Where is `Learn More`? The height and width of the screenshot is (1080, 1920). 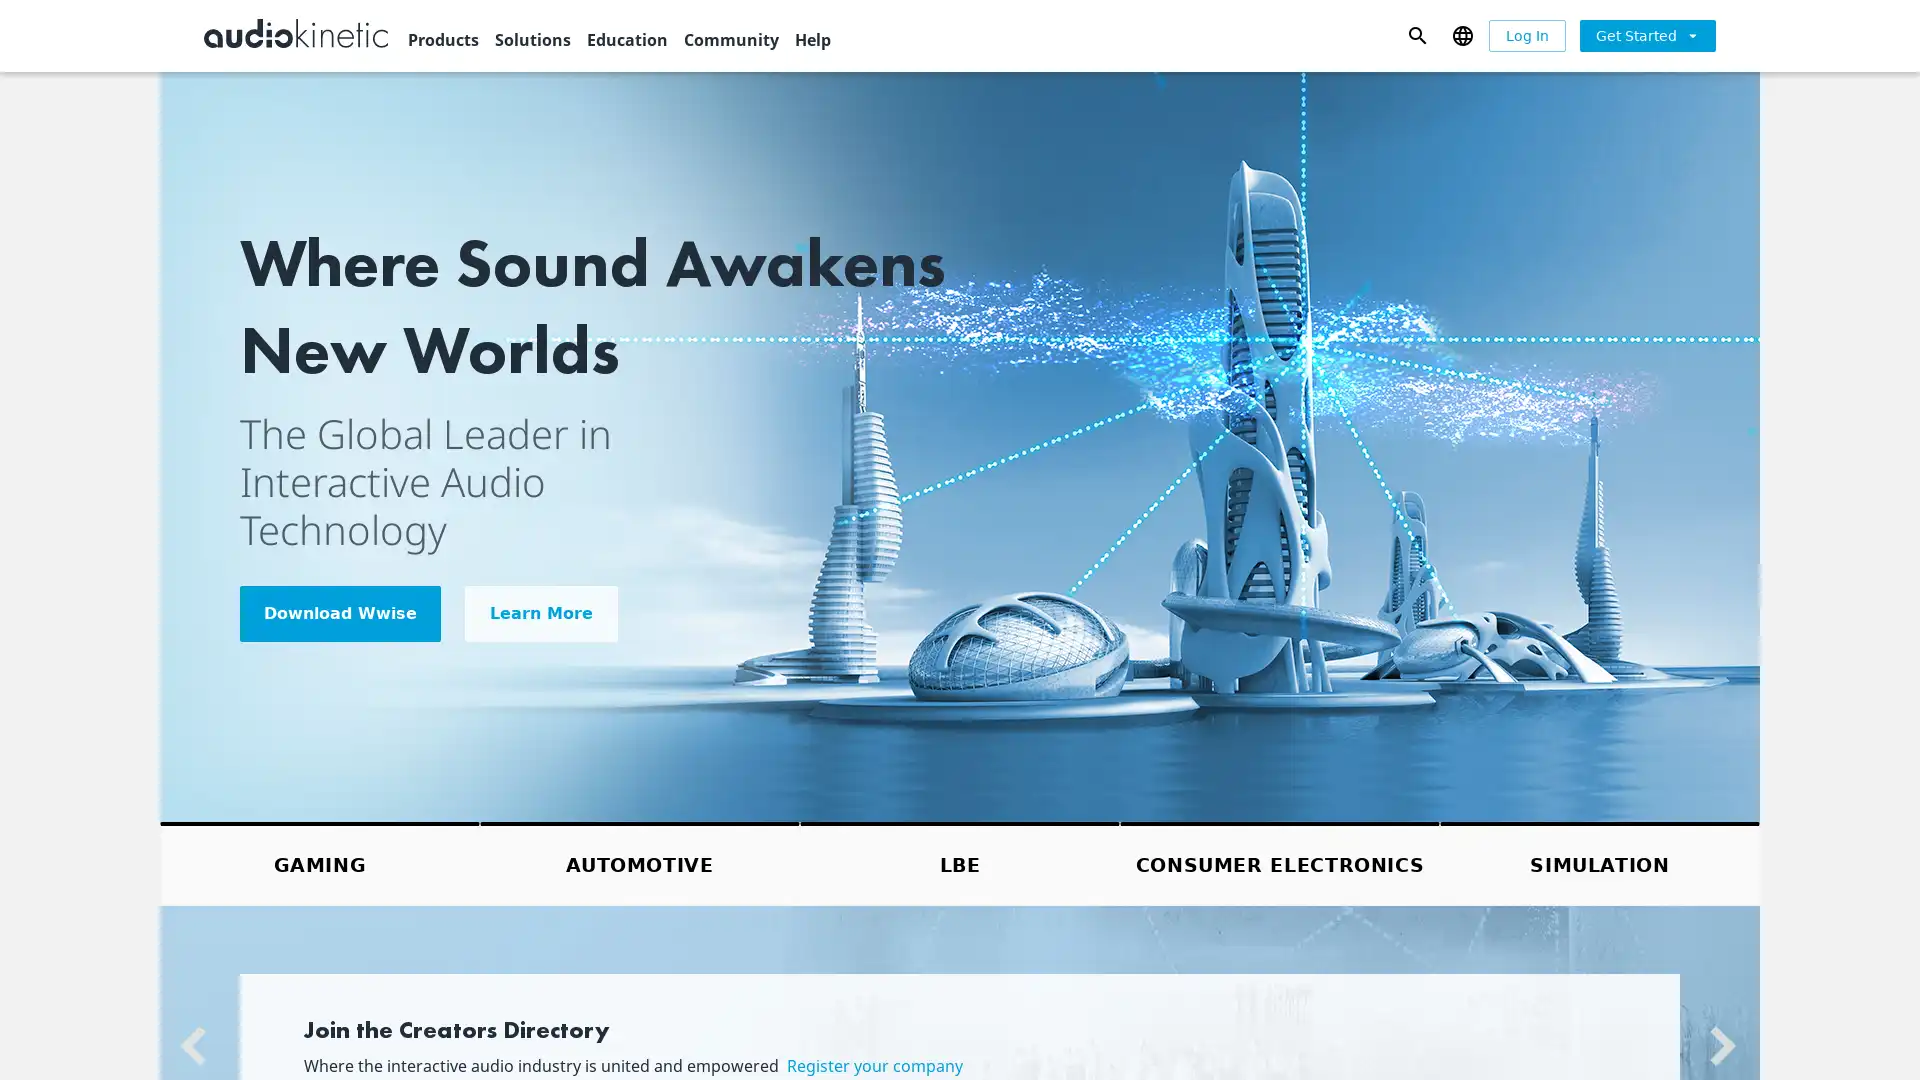
Learn More is located at coordinates (541, 612).